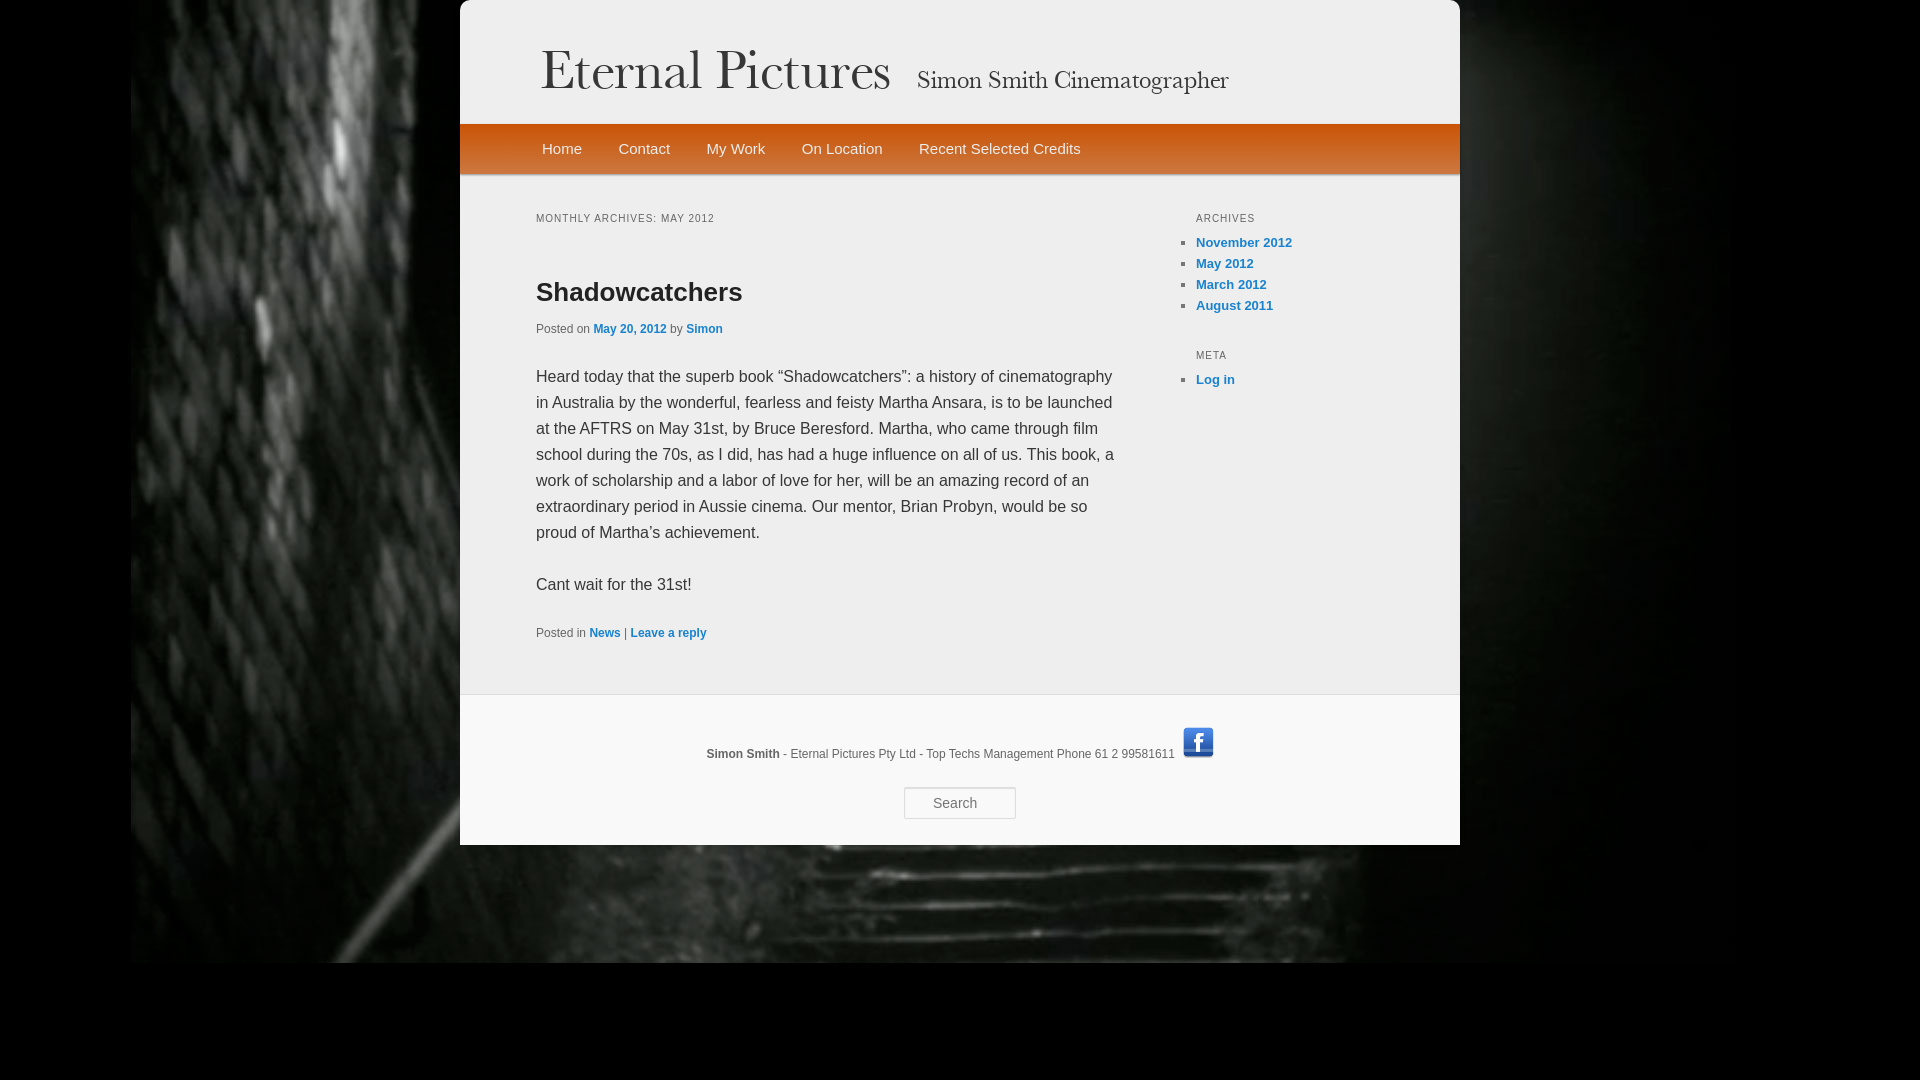 This screenshot has height=1080, width=1920. Describe the element at coordinates (734, 148) in the screenshot. I see `'My Work'` at that location.